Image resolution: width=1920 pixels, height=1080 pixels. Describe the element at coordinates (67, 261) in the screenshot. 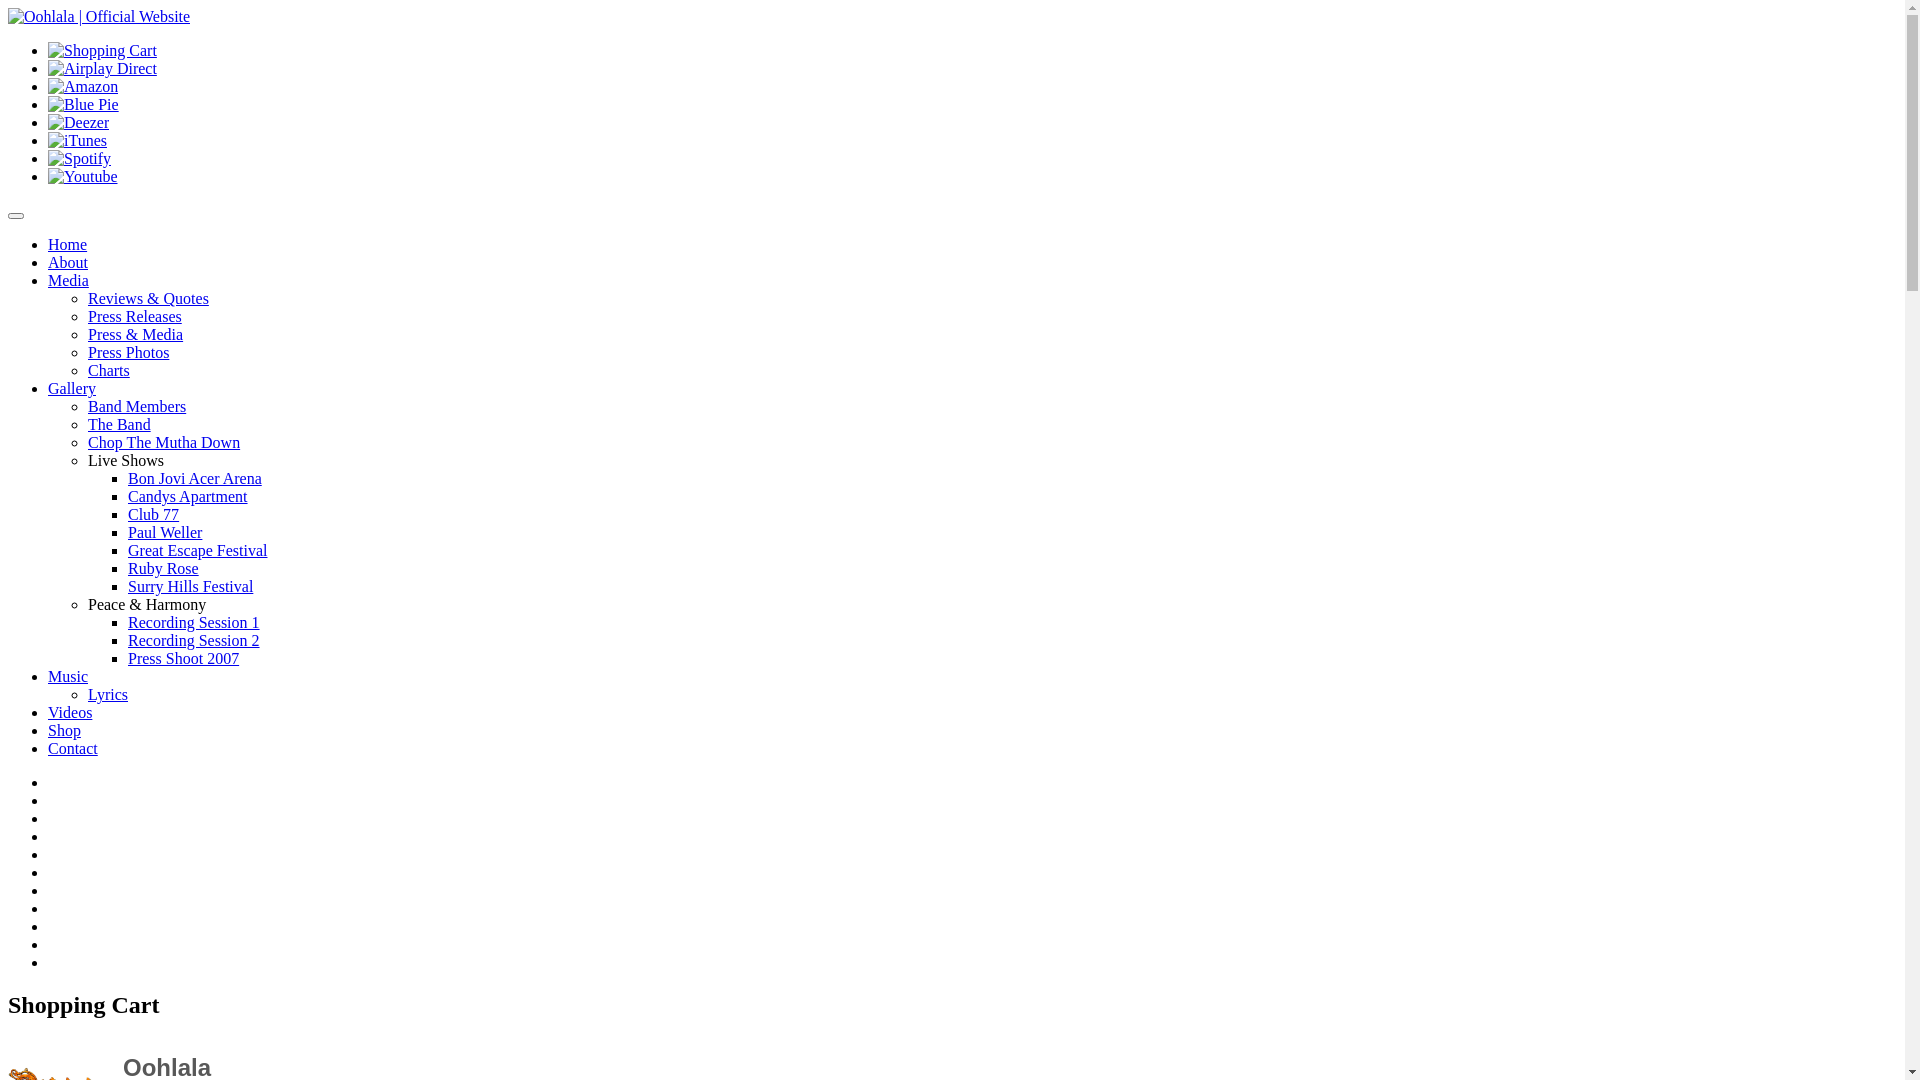

I see `'About'` at that location.